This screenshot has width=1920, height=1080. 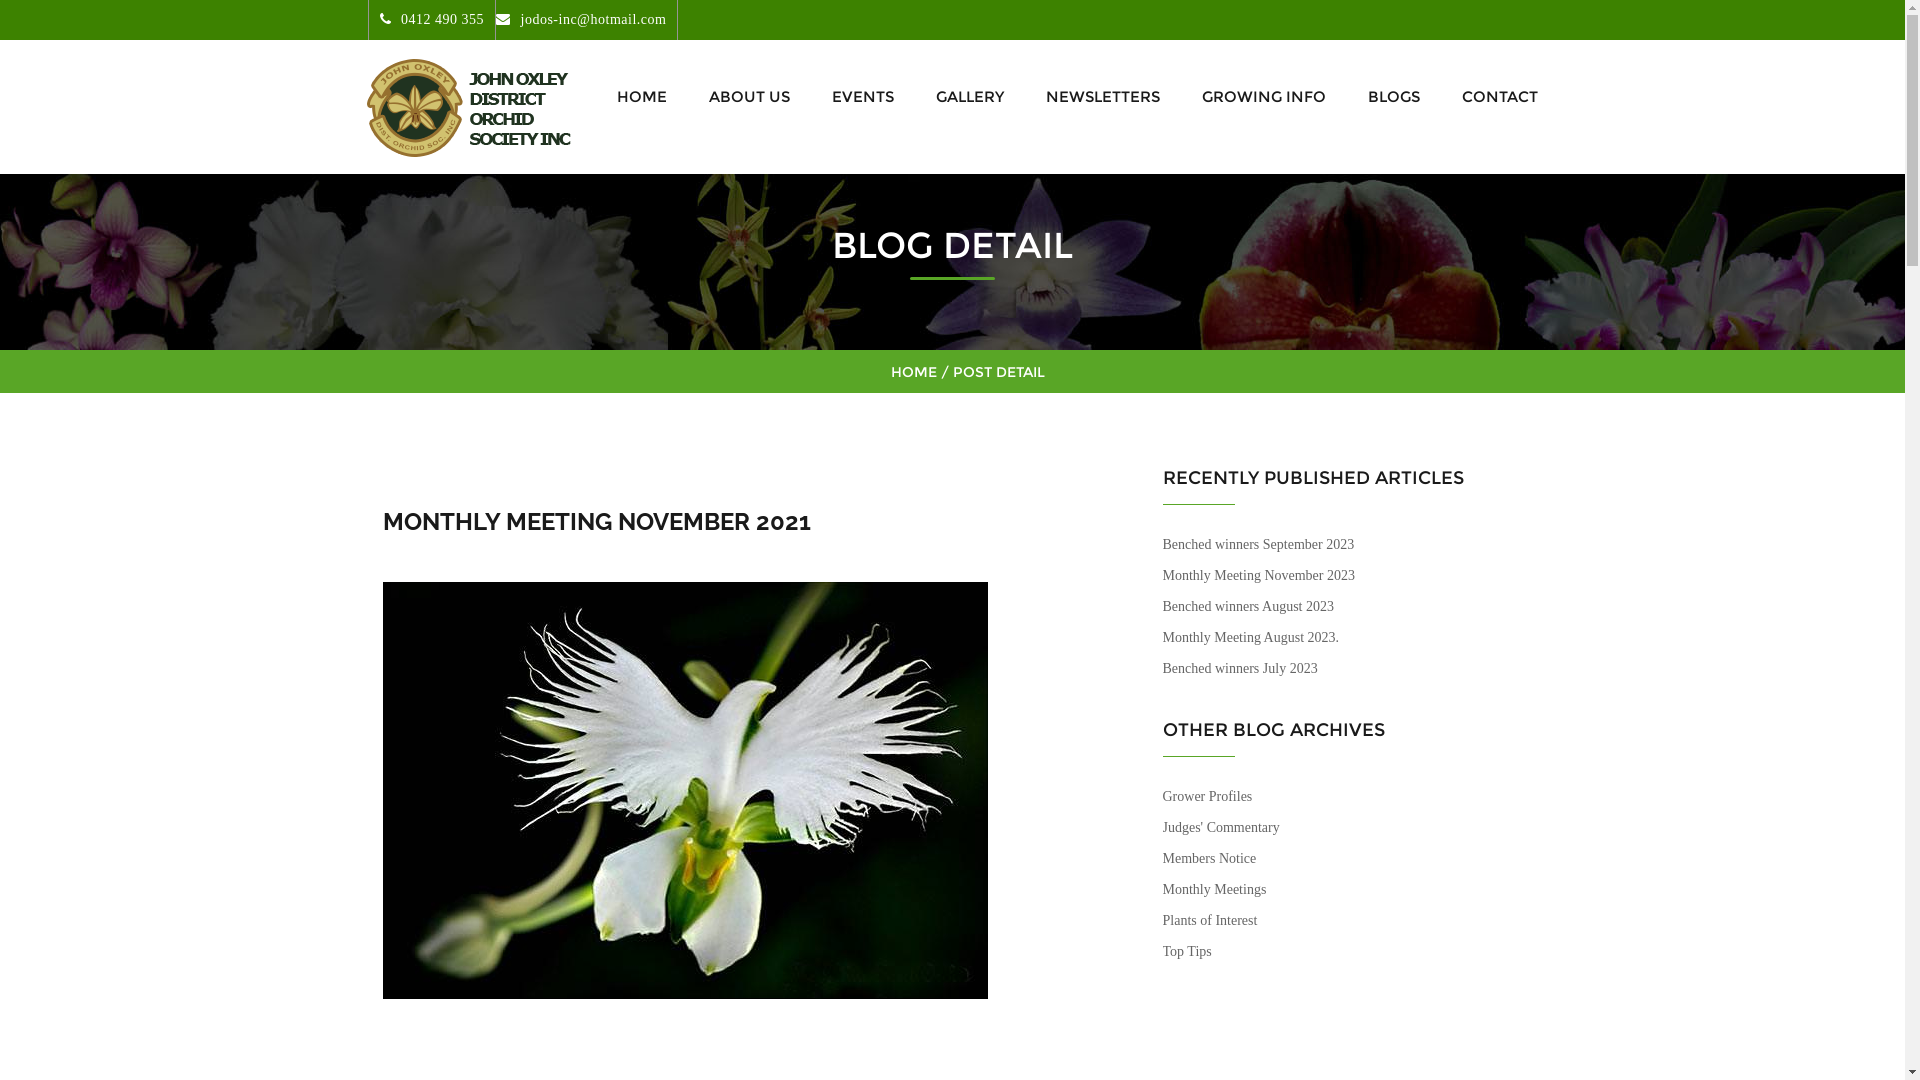 What do you see at coordinates (1161, 575) in the screenshot?
I see `'Monthly Meeting November 2023'` at bounding box center [1161, 575].